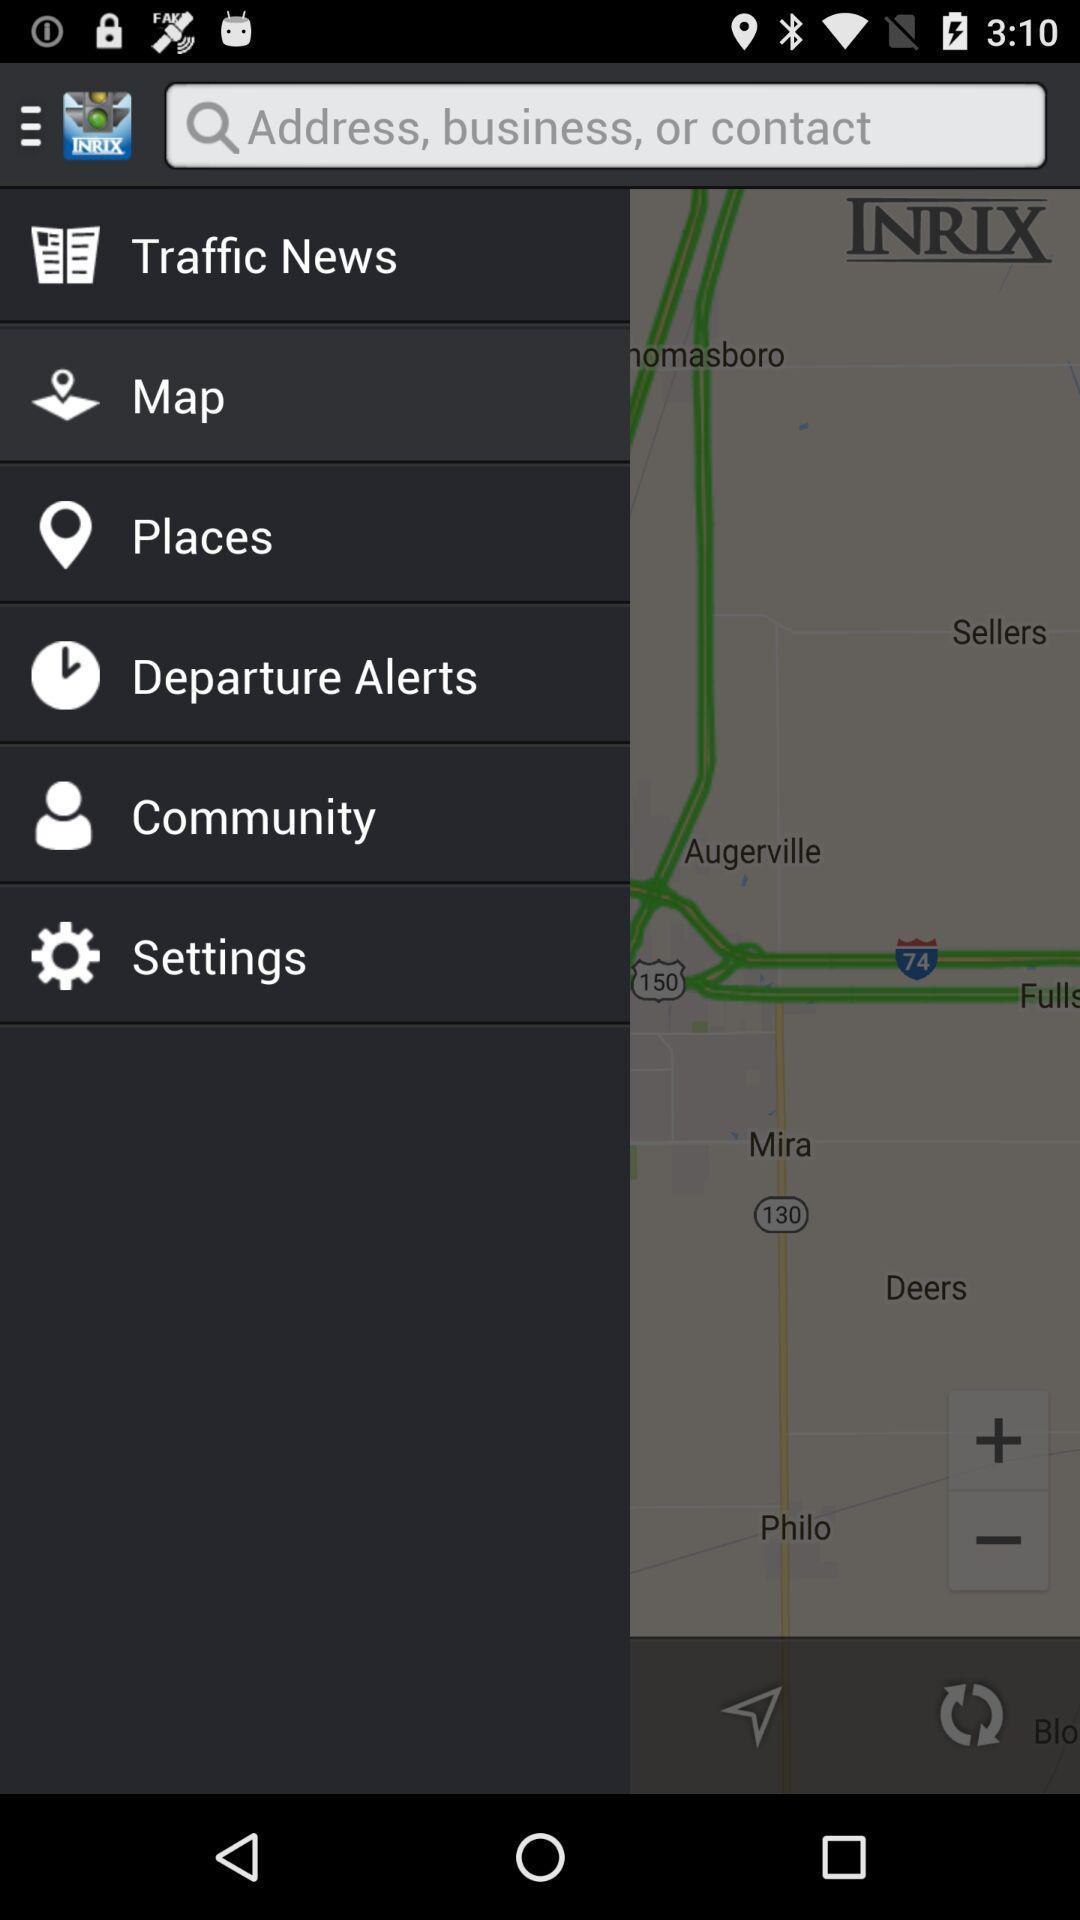 The height and width of the screenshot is (1920, 1080). Describe the element at coordinates (219, 954) in the screenshot. I see `the settings icon` at that location.